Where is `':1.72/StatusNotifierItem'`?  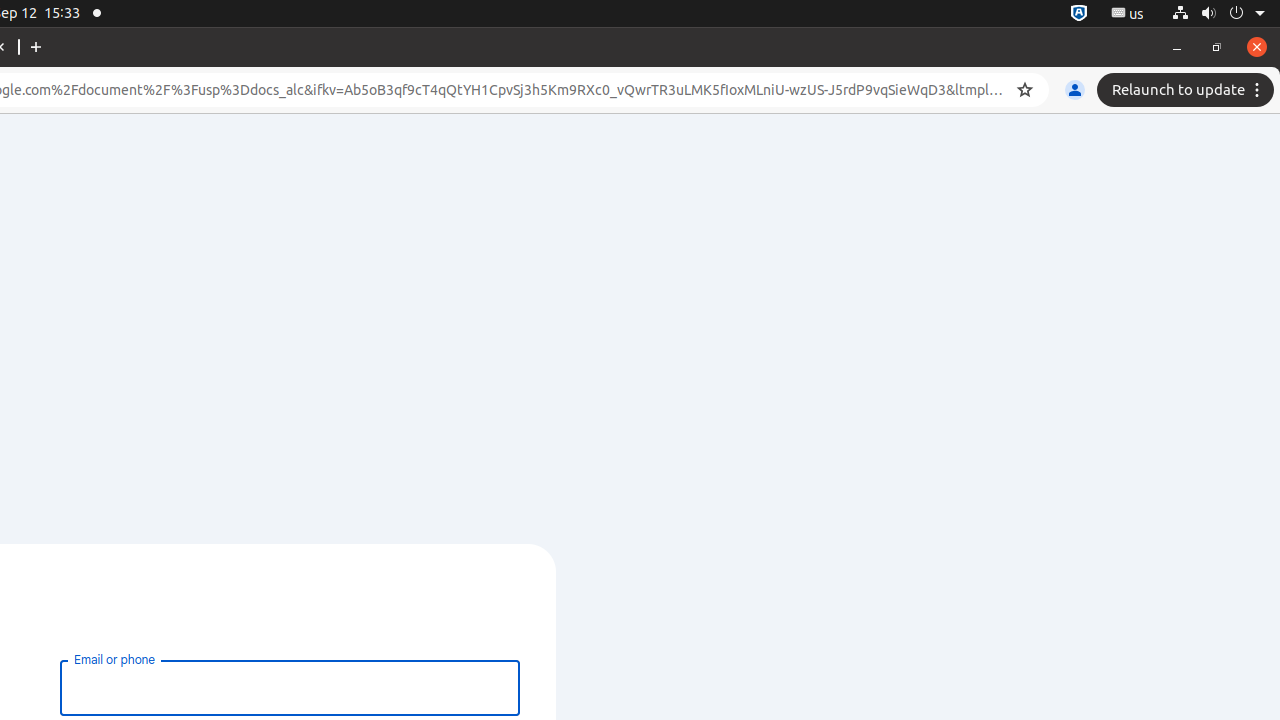 ':1.72/StatusNotifierItem' is located at coordinates (1078, 13).